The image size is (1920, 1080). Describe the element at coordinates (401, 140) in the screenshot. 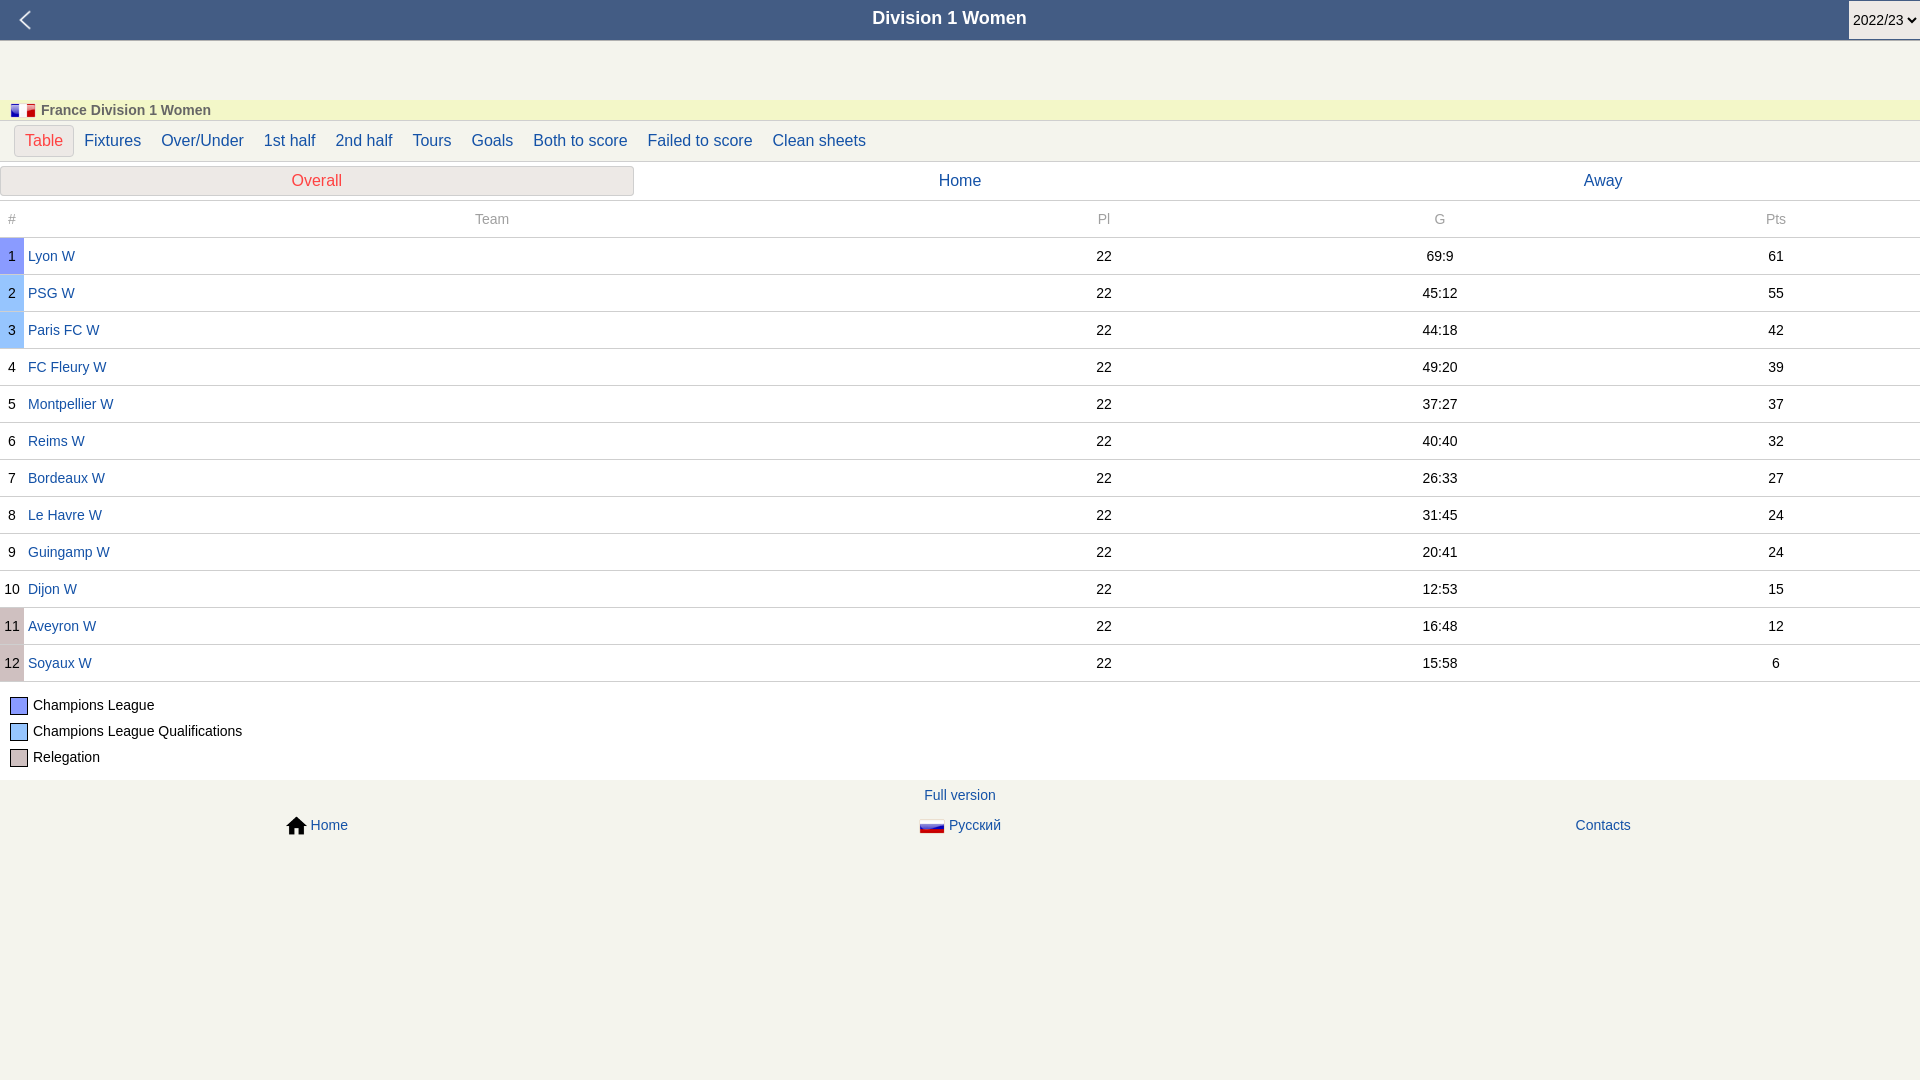

I see `'Tours'` at that location.